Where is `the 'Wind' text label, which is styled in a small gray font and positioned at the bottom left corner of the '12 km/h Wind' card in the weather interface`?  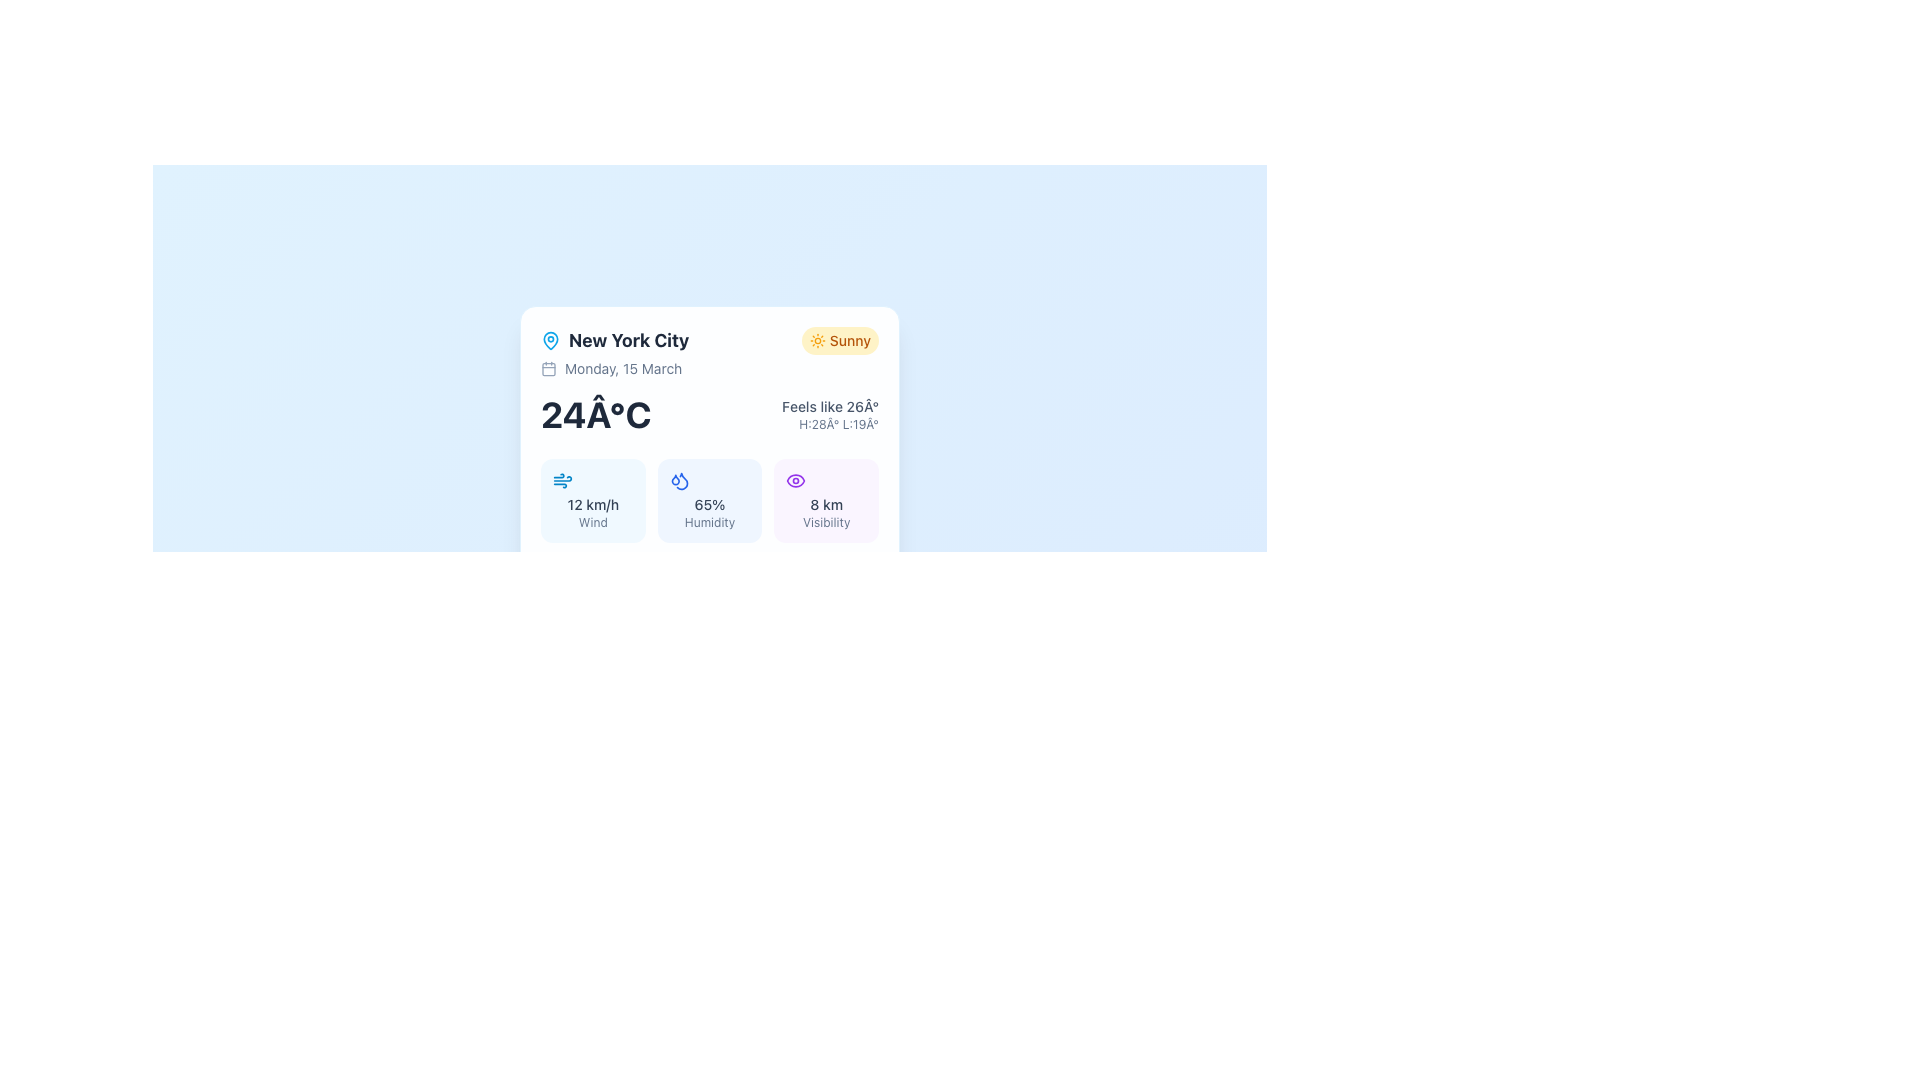 the 'Wind' text label, which is styled in a small gray font and positioned at the bottom left corner of the '12 km/h Wind' card in the weather interface is located at coordinates (592, 522).